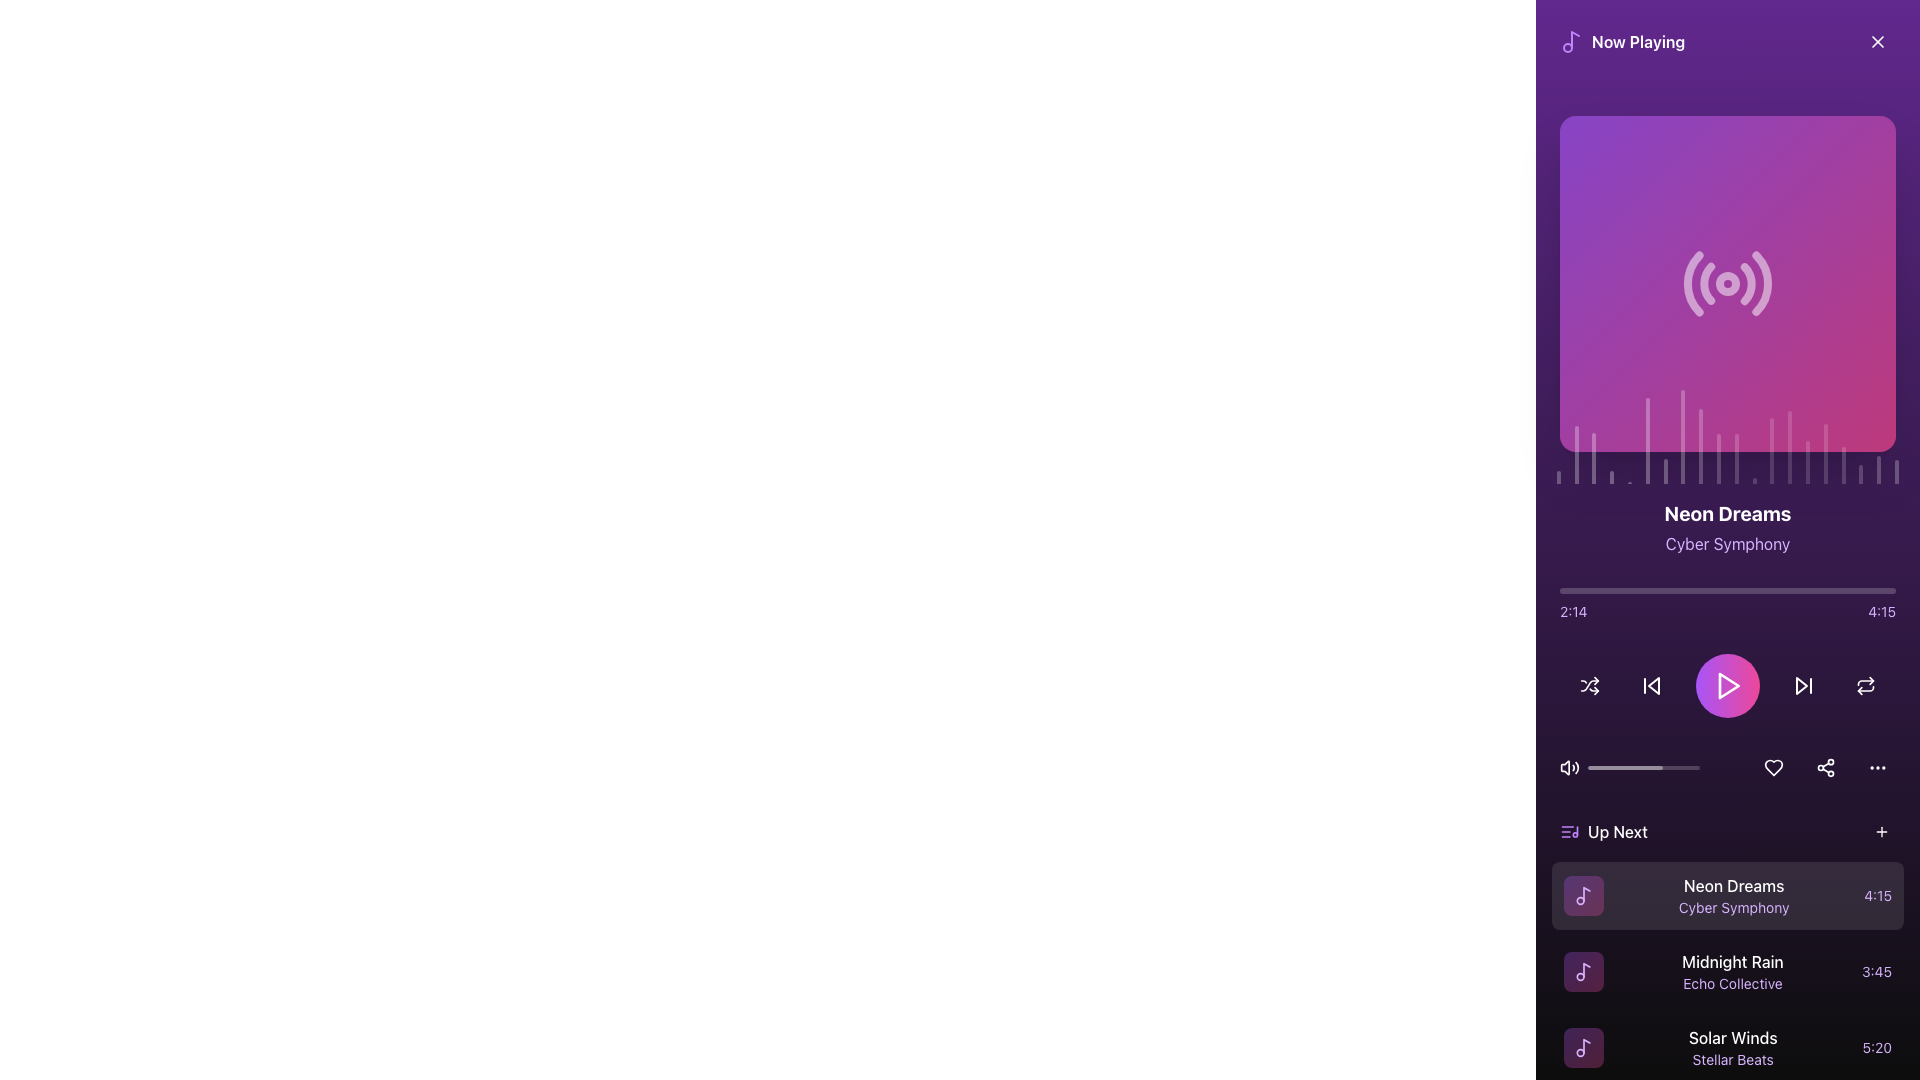  What do you see at coordinates (1727, 543) in the screenshot?
I see `the text label 'Cyber Symphony' which is styled in purple and positioned under the header 'Neon Dreams'` at bounding box center [1727, 543].